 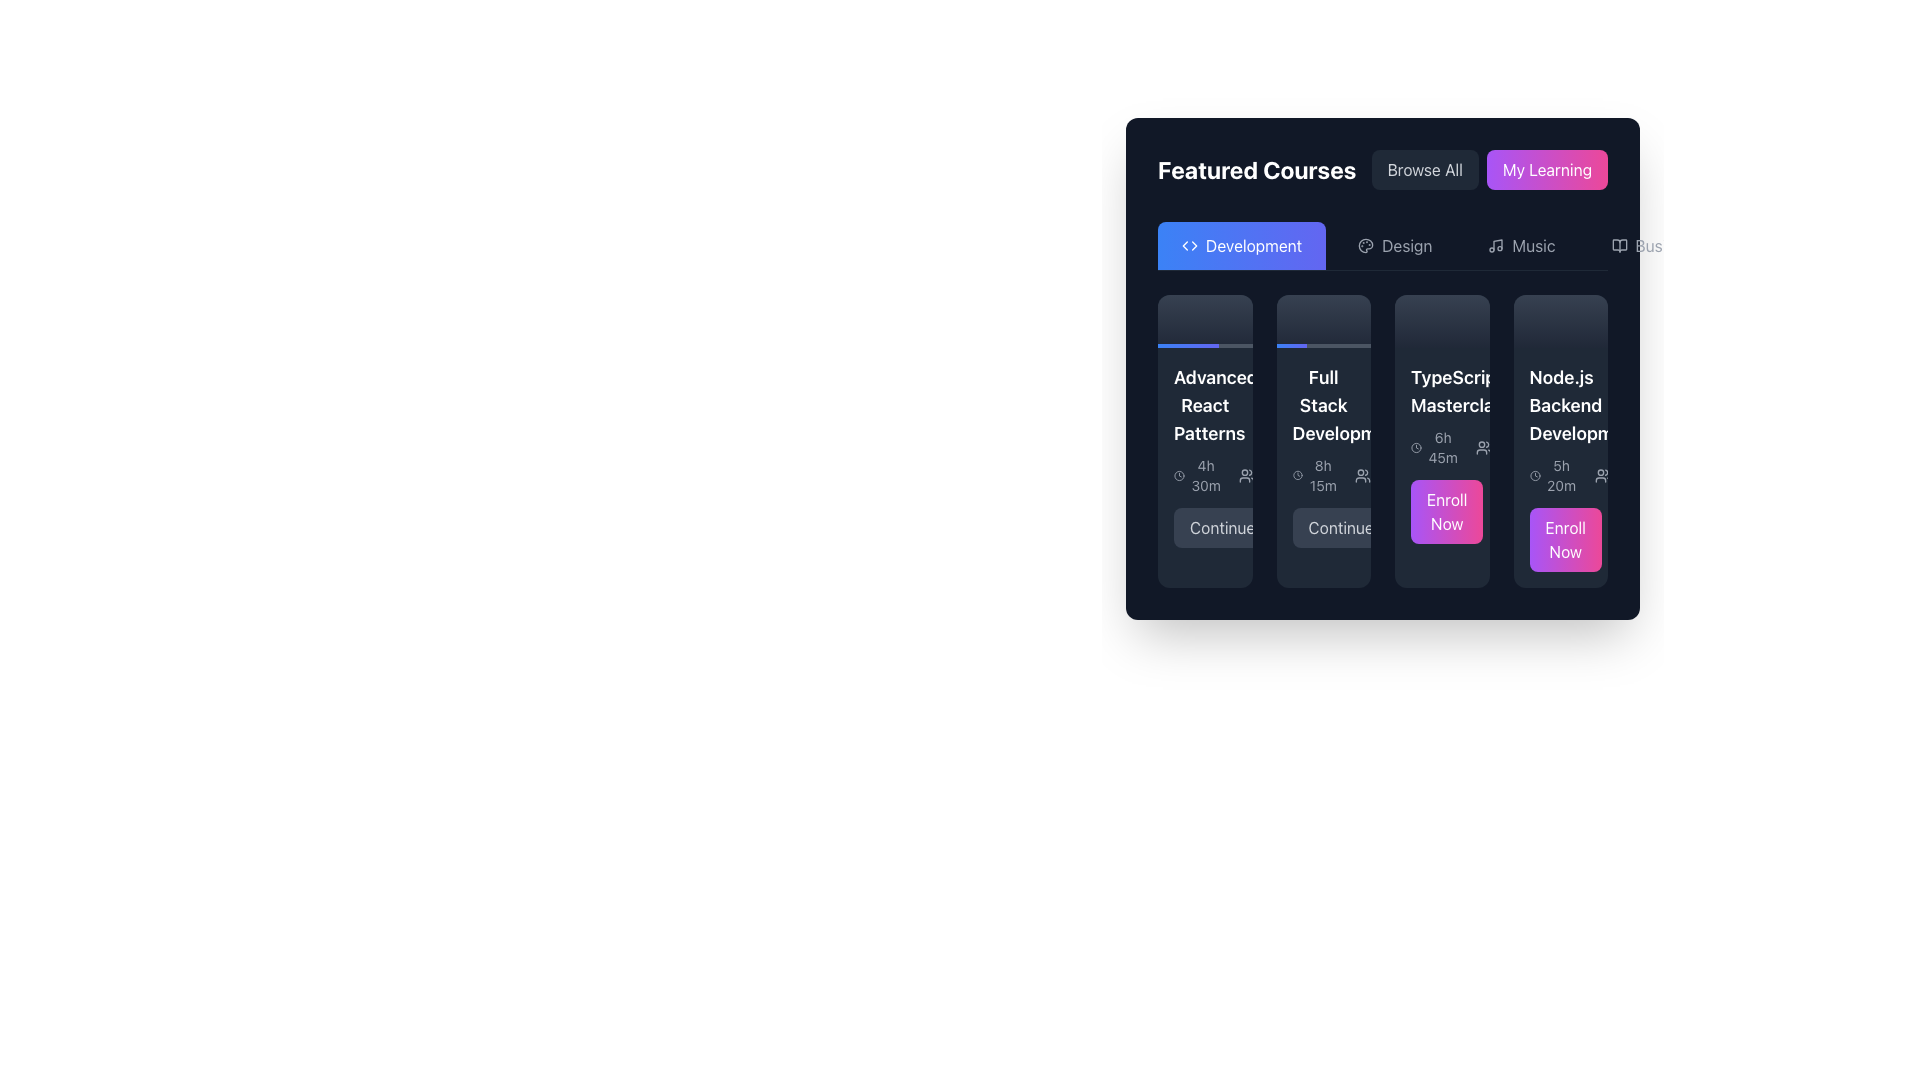 What do you see at coordinates (1241, 245) in the screenshot?
I see `the 'Development' button` at bounding box center [1241, 245].